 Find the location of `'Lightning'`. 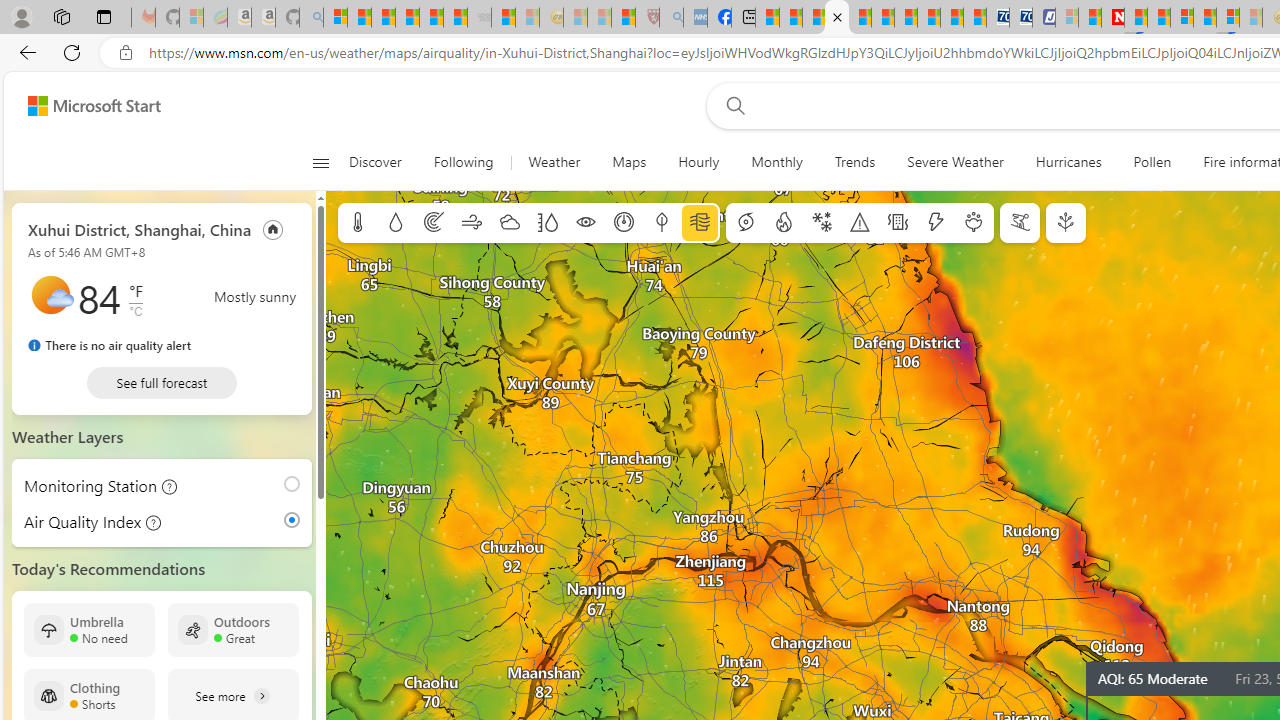

'Lightning' is located at coordinates (934, 223).